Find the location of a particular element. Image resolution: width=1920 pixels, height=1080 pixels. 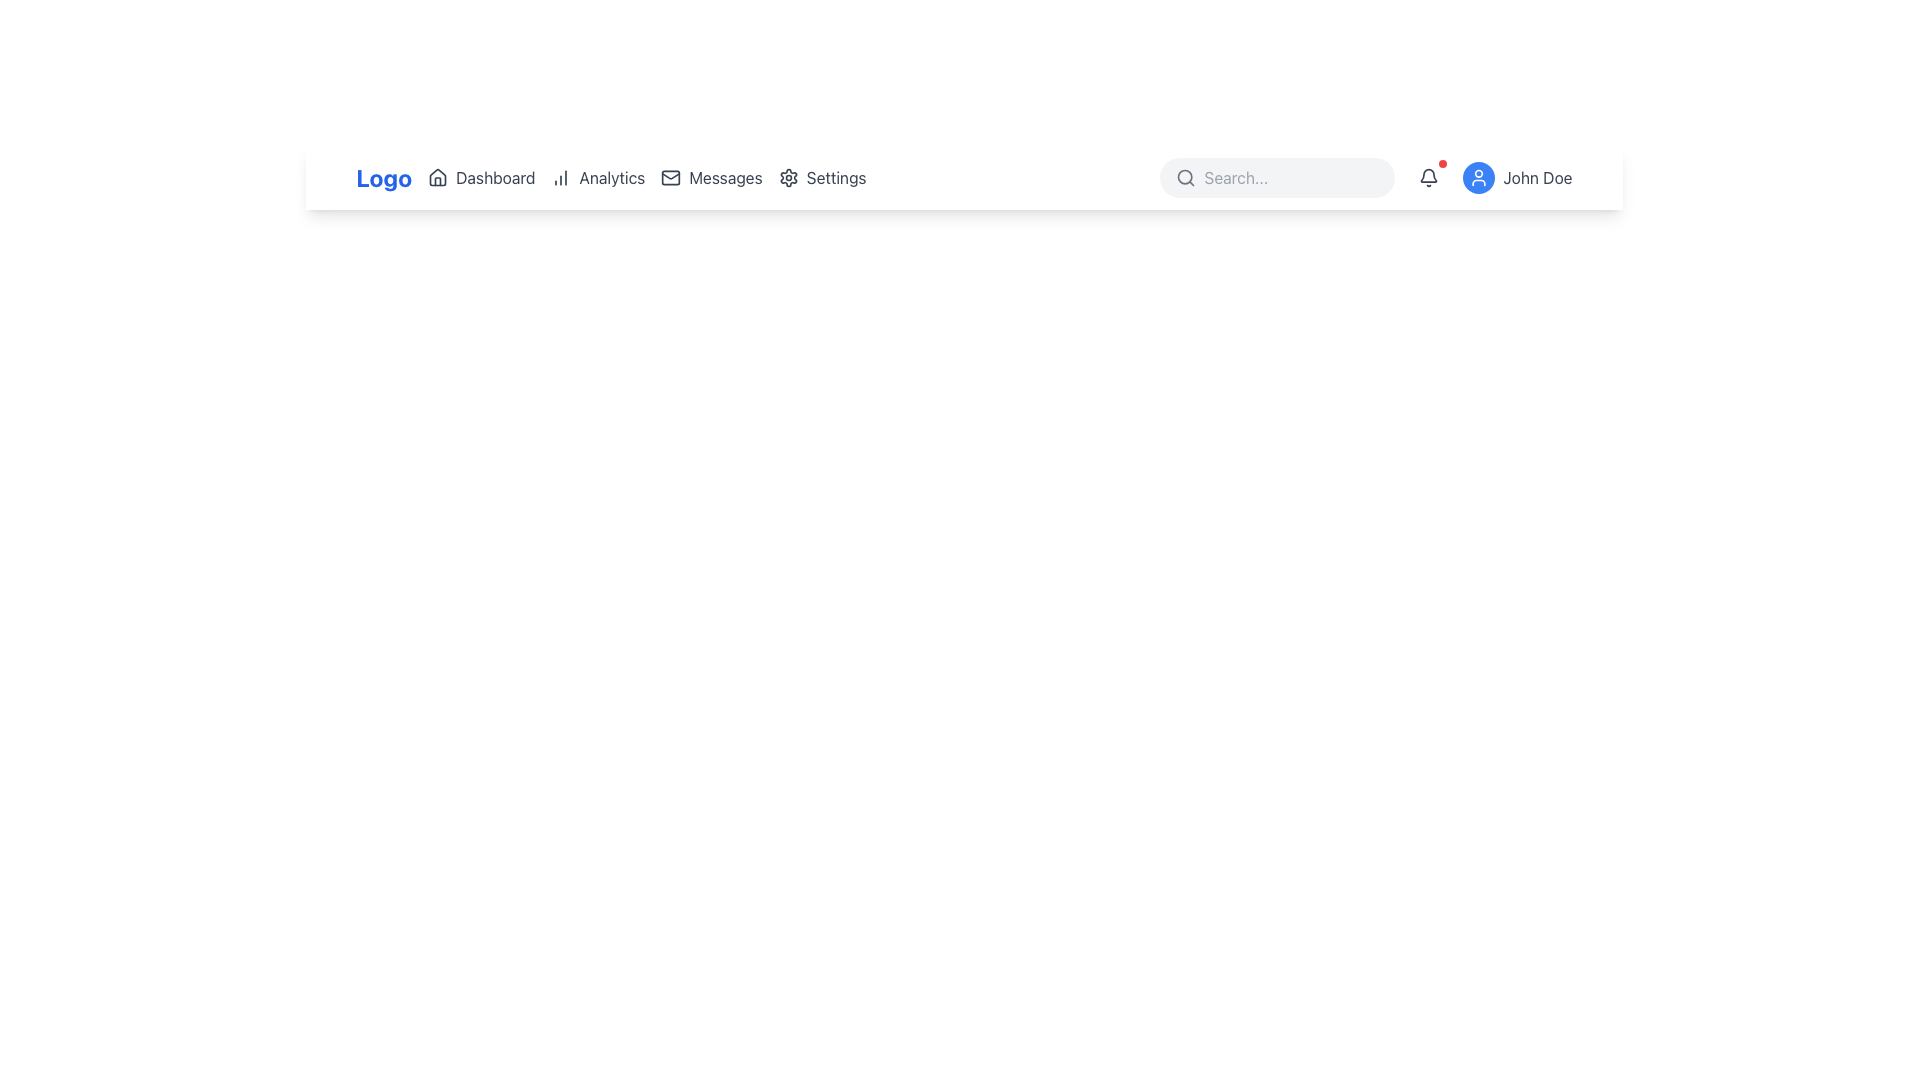

the envelope icon representing 'Messages' in the navigation bar, located between the 'Analytics' and 'Settings' sections is located at coordinates (671, 176).